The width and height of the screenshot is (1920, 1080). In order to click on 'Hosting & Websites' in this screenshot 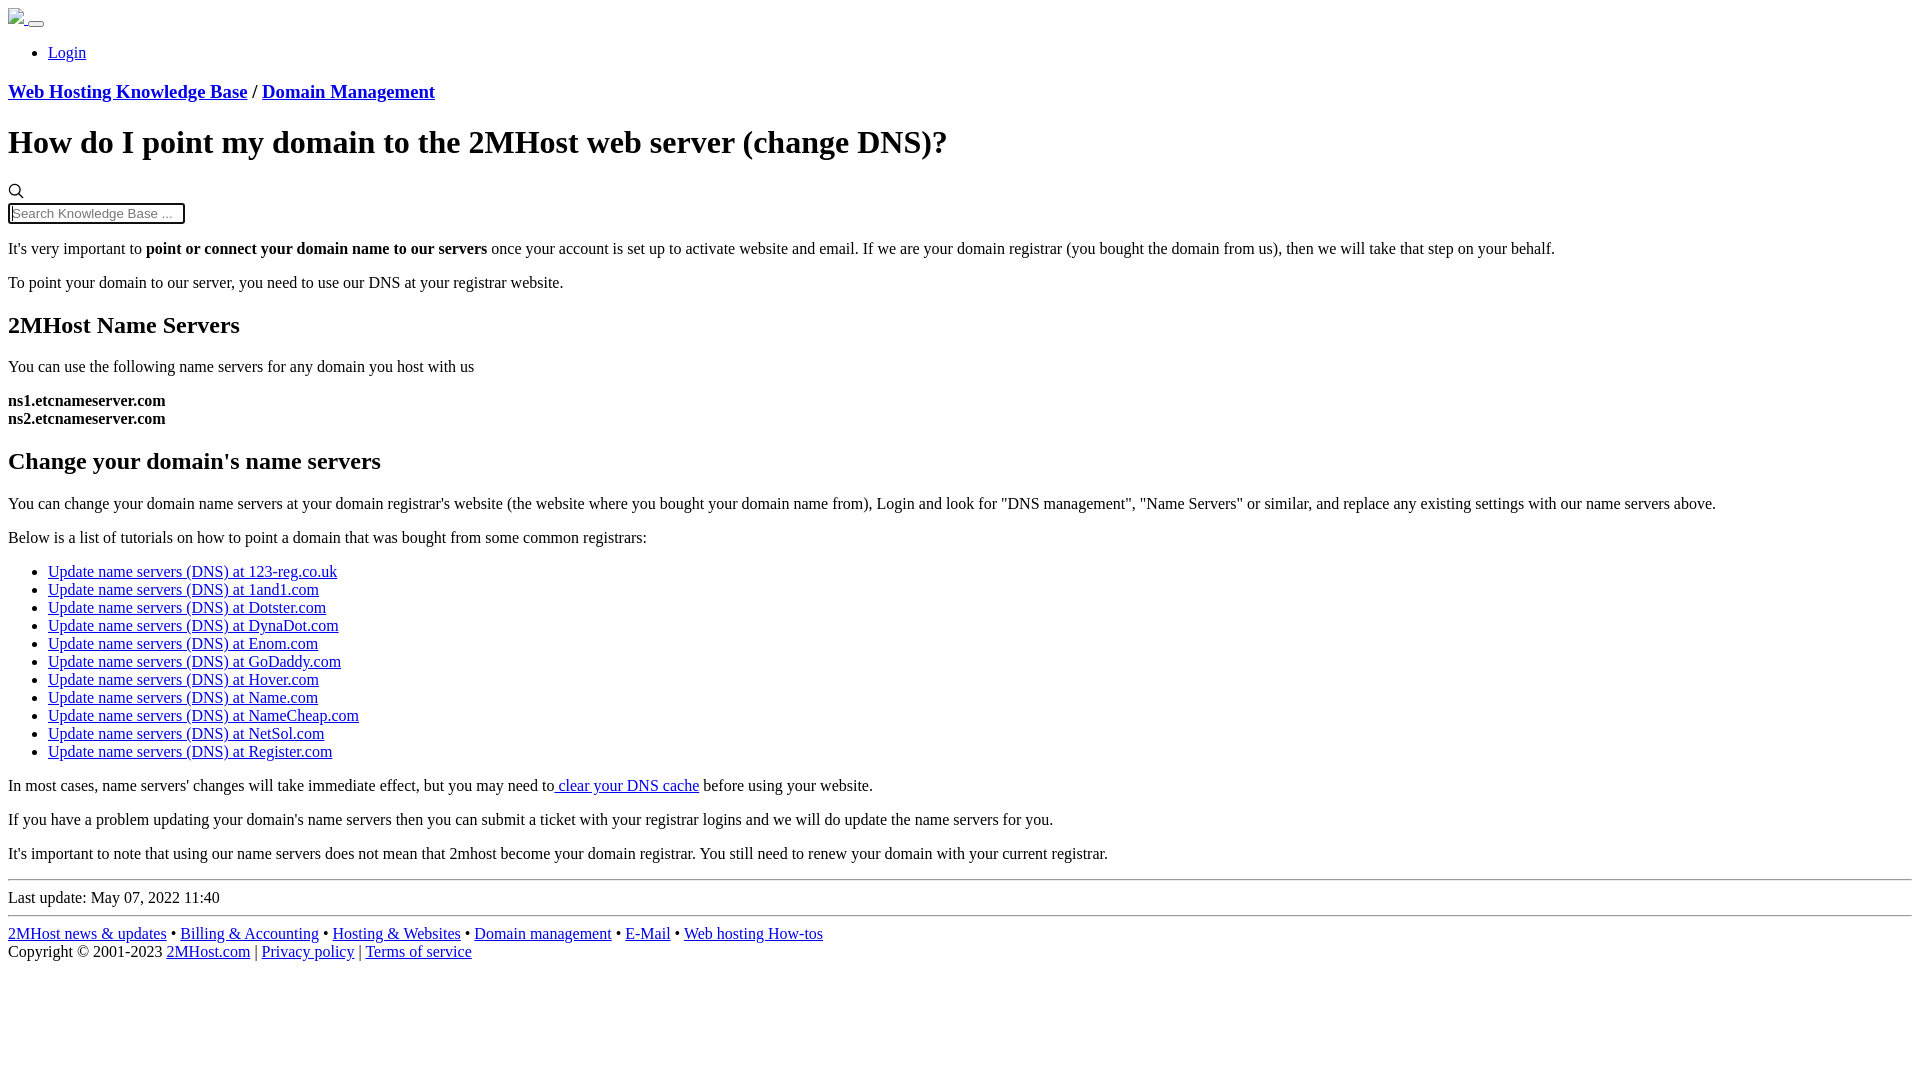, I will do `click(397, 933)`.